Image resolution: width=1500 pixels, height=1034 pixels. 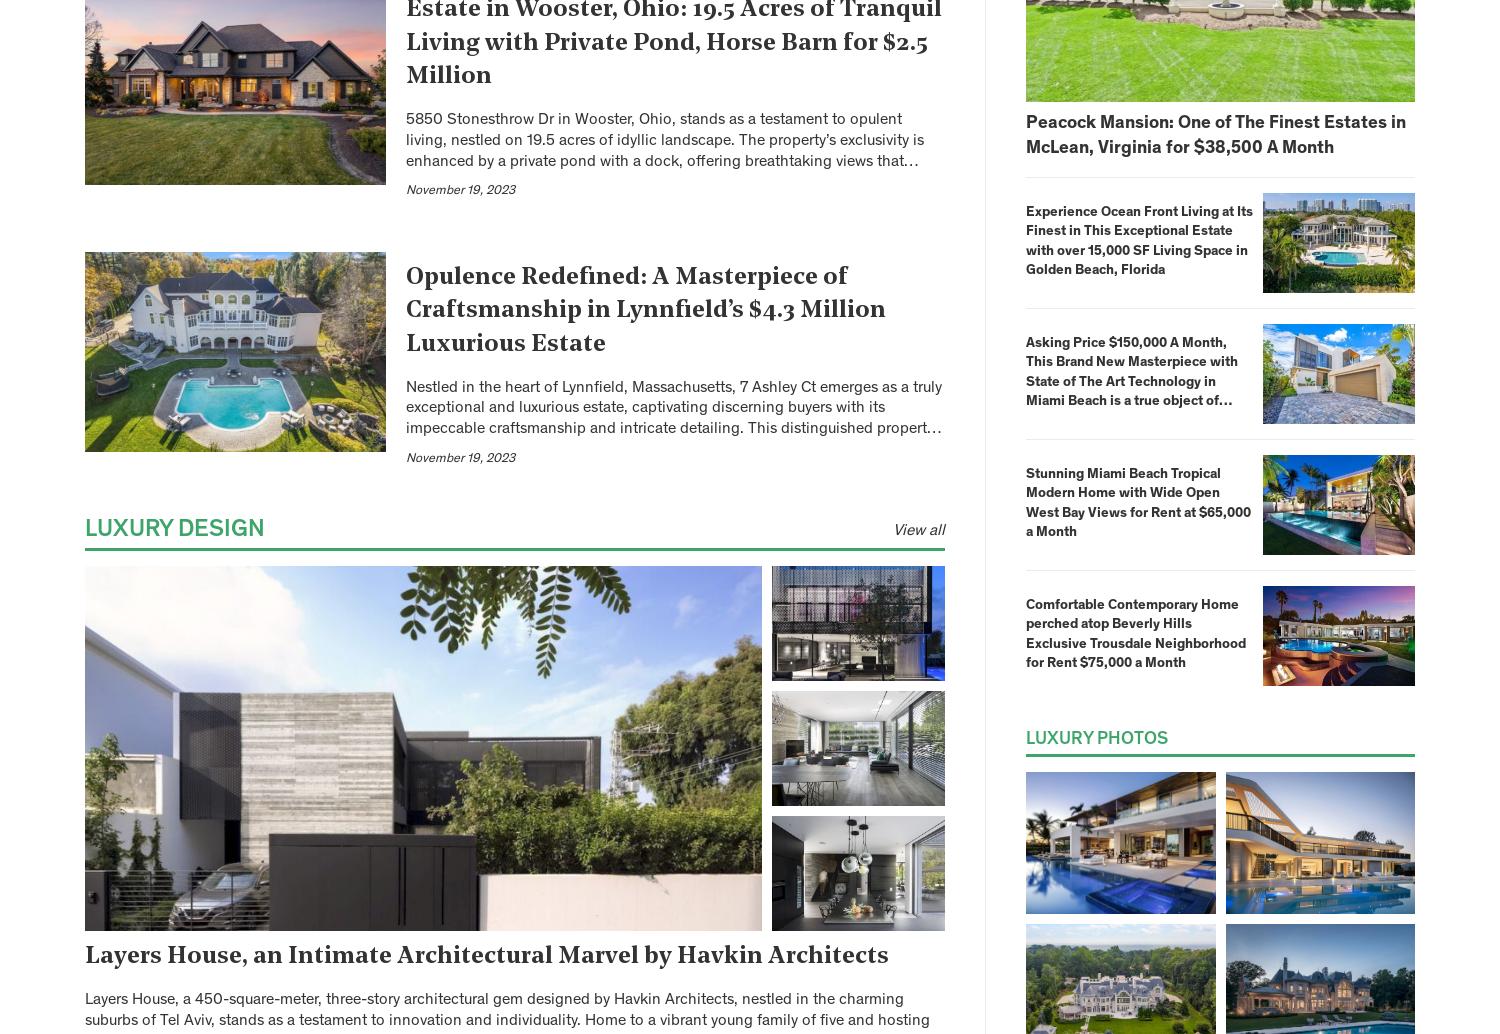 What do you see at coordinates (1132, 381) in the screenshot?
I see `'Asking Price $150,000 A Month, This Brand New Masterpiece with State of The Art Technology in Miami Beach is a true object of desire'` at bounding box center [1132, 381].